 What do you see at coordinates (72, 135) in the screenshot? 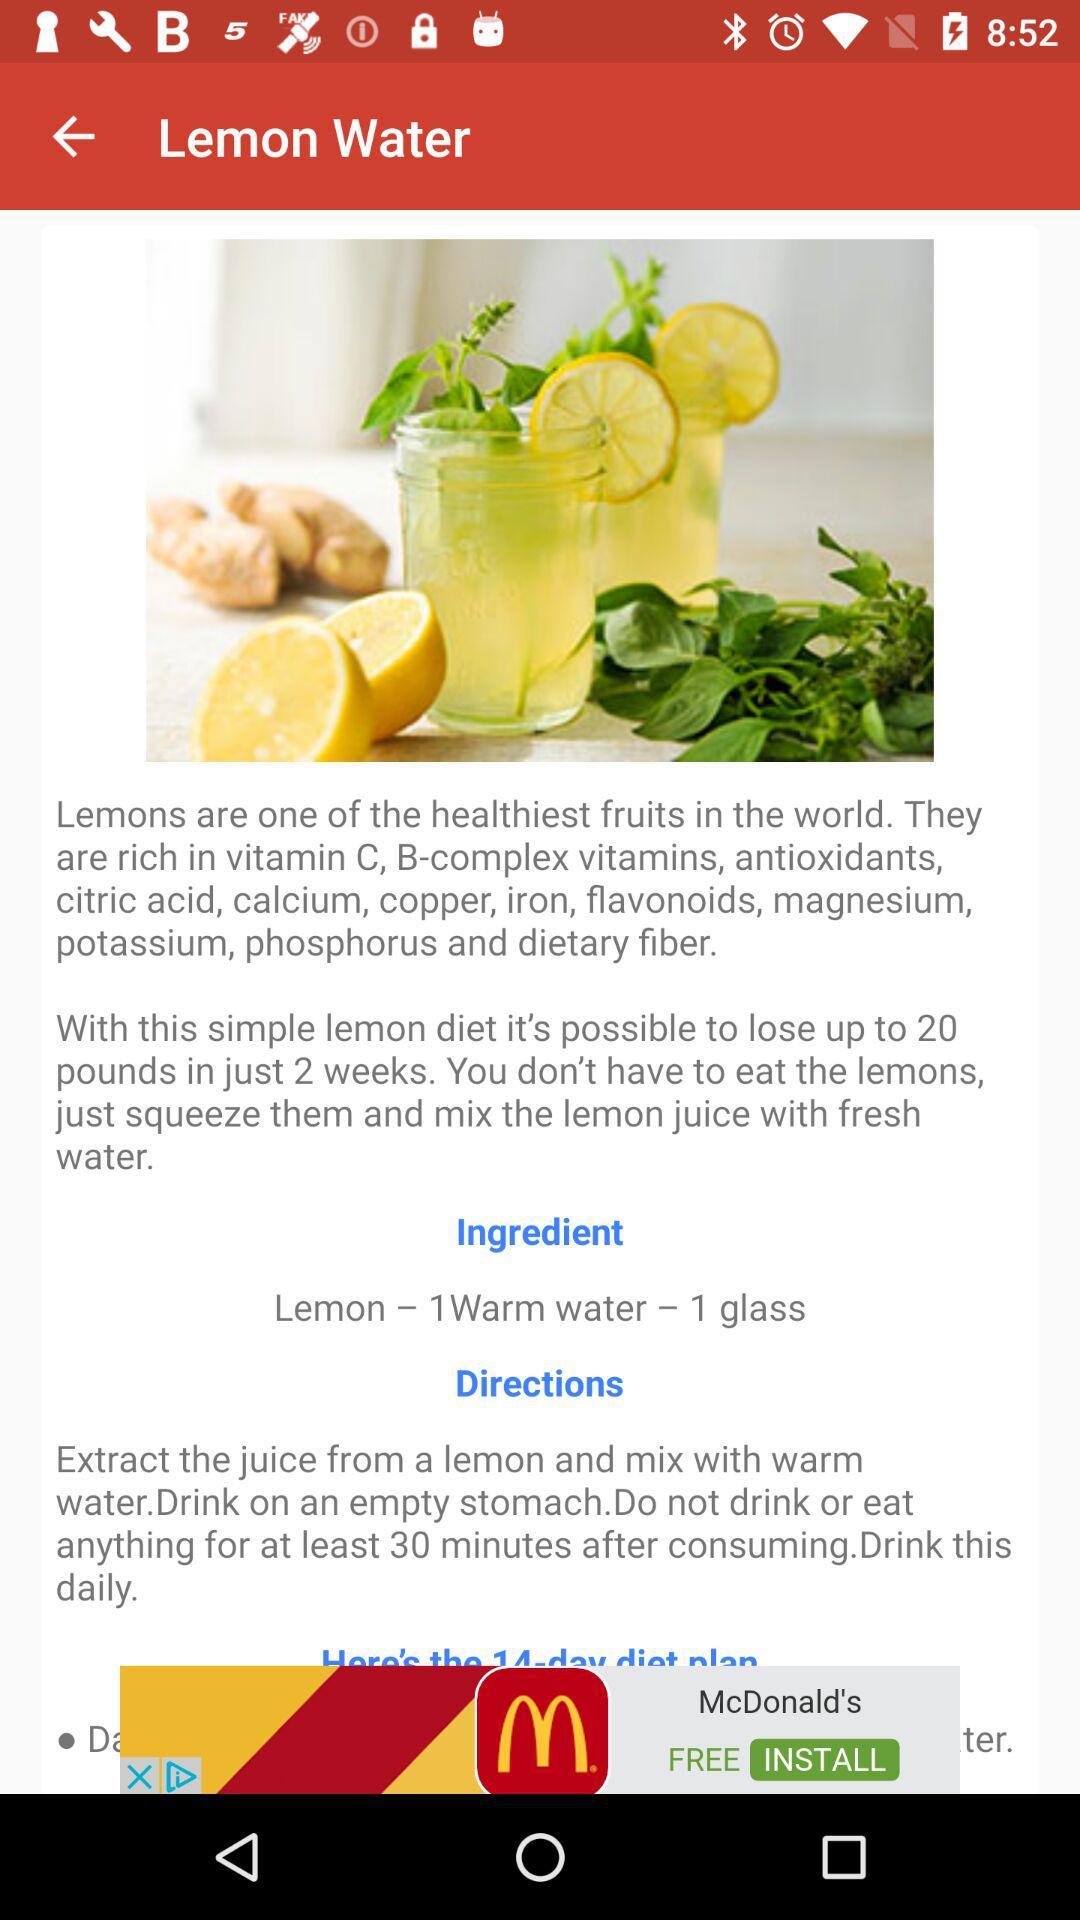
I see `app next to lemon water item` at bounding box center [72, 135].